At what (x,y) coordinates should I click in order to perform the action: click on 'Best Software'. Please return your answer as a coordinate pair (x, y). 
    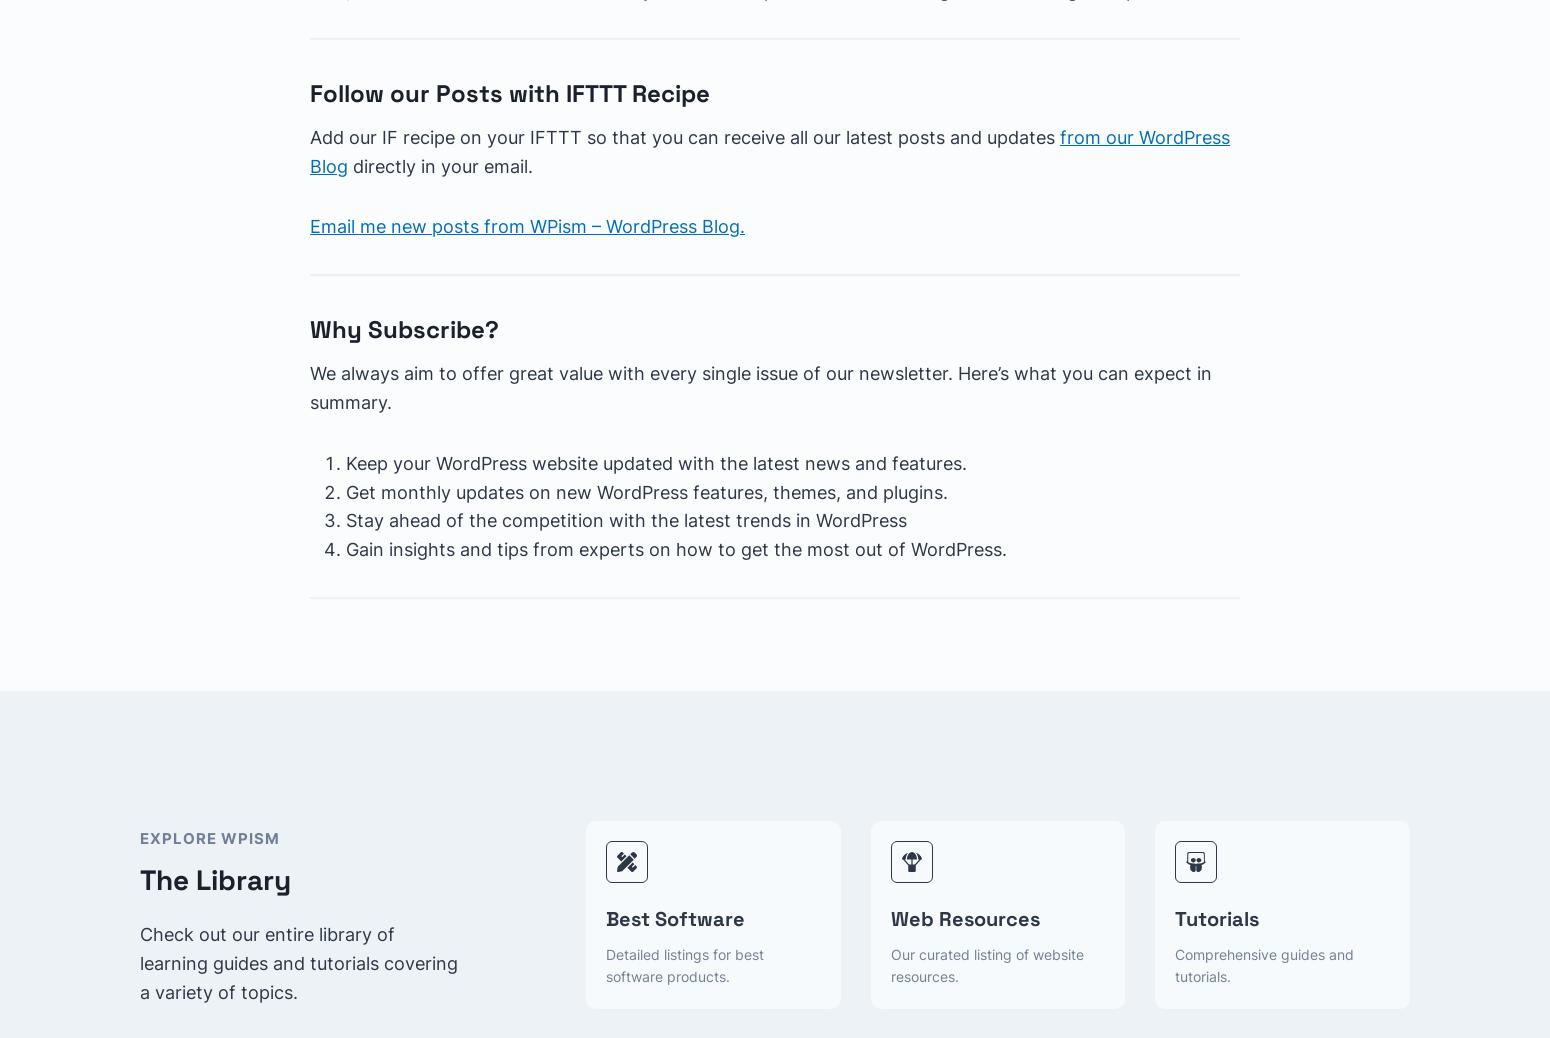
    Looking at the image, I should click on (674, 918).